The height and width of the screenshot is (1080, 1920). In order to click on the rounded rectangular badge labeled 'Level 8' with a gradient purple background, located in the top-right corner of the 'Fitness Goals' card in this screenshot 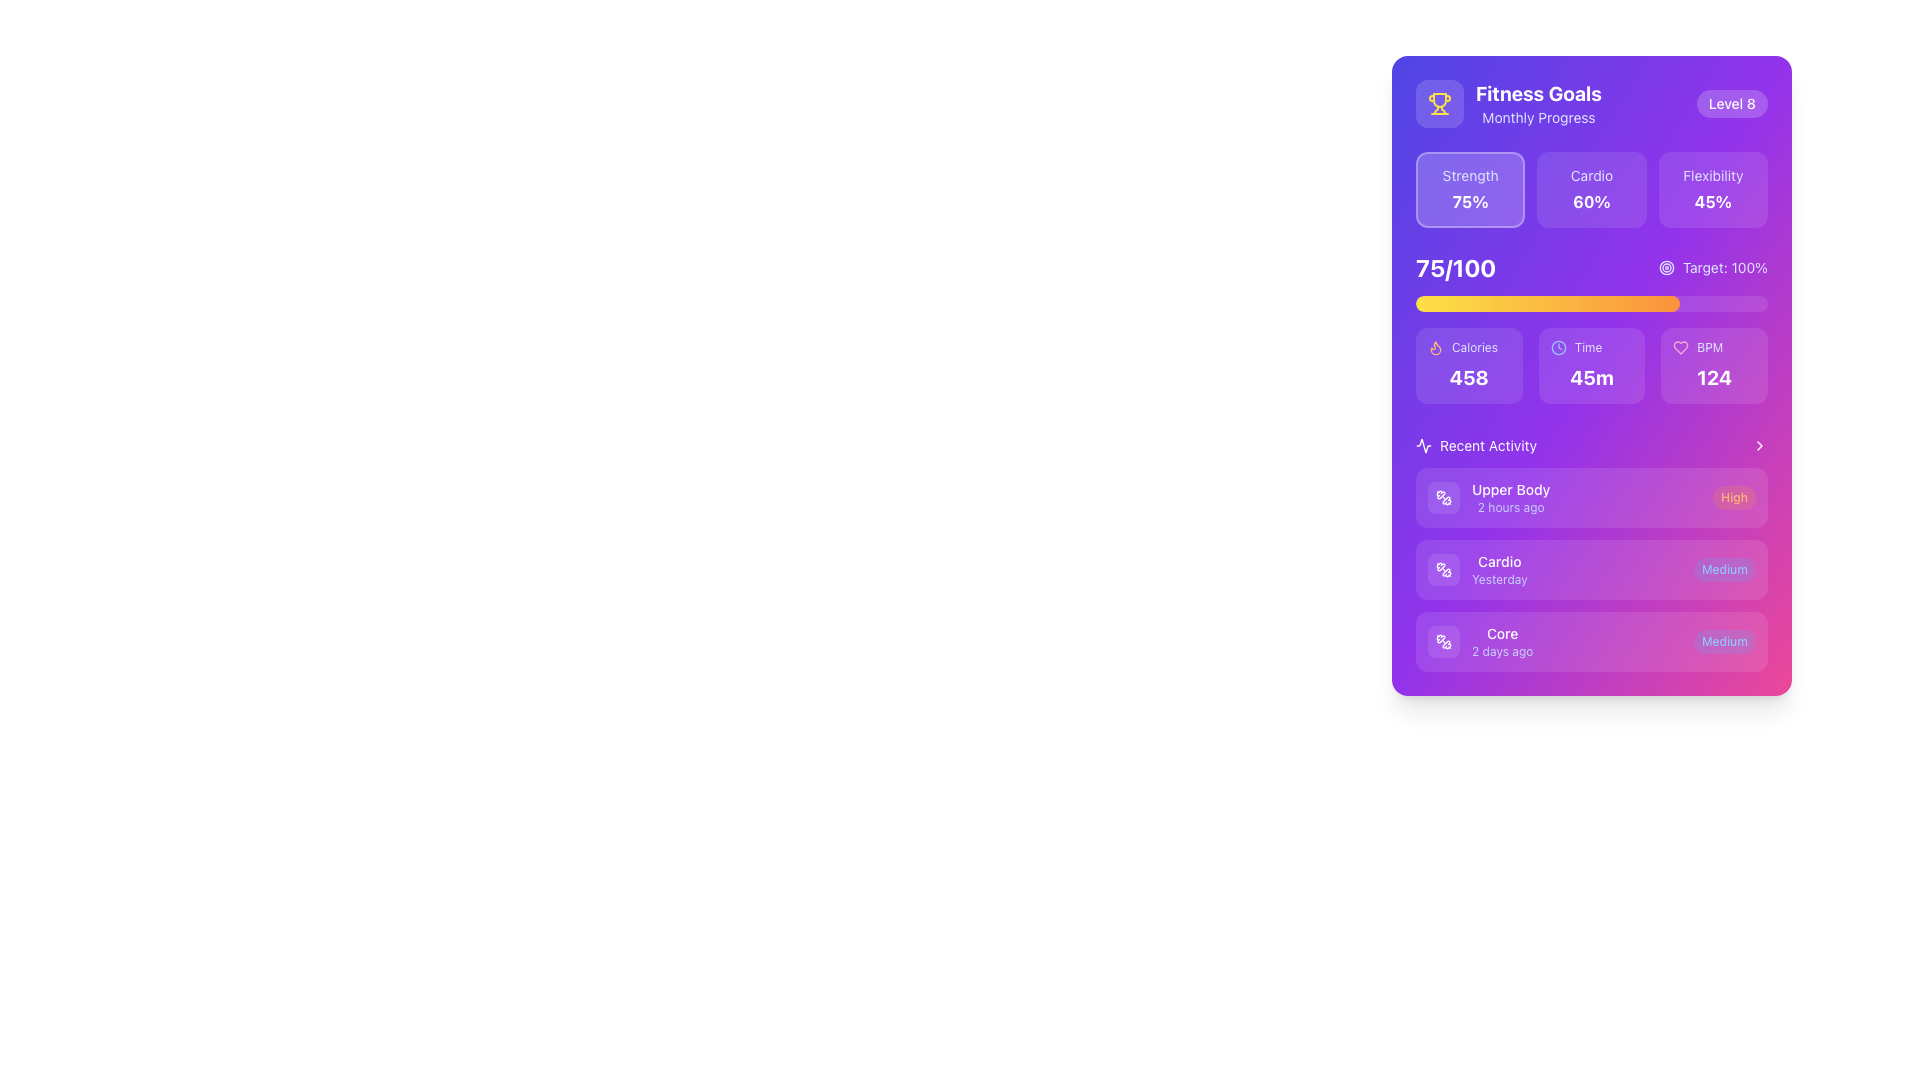, I will do `click(1731, 104)`.